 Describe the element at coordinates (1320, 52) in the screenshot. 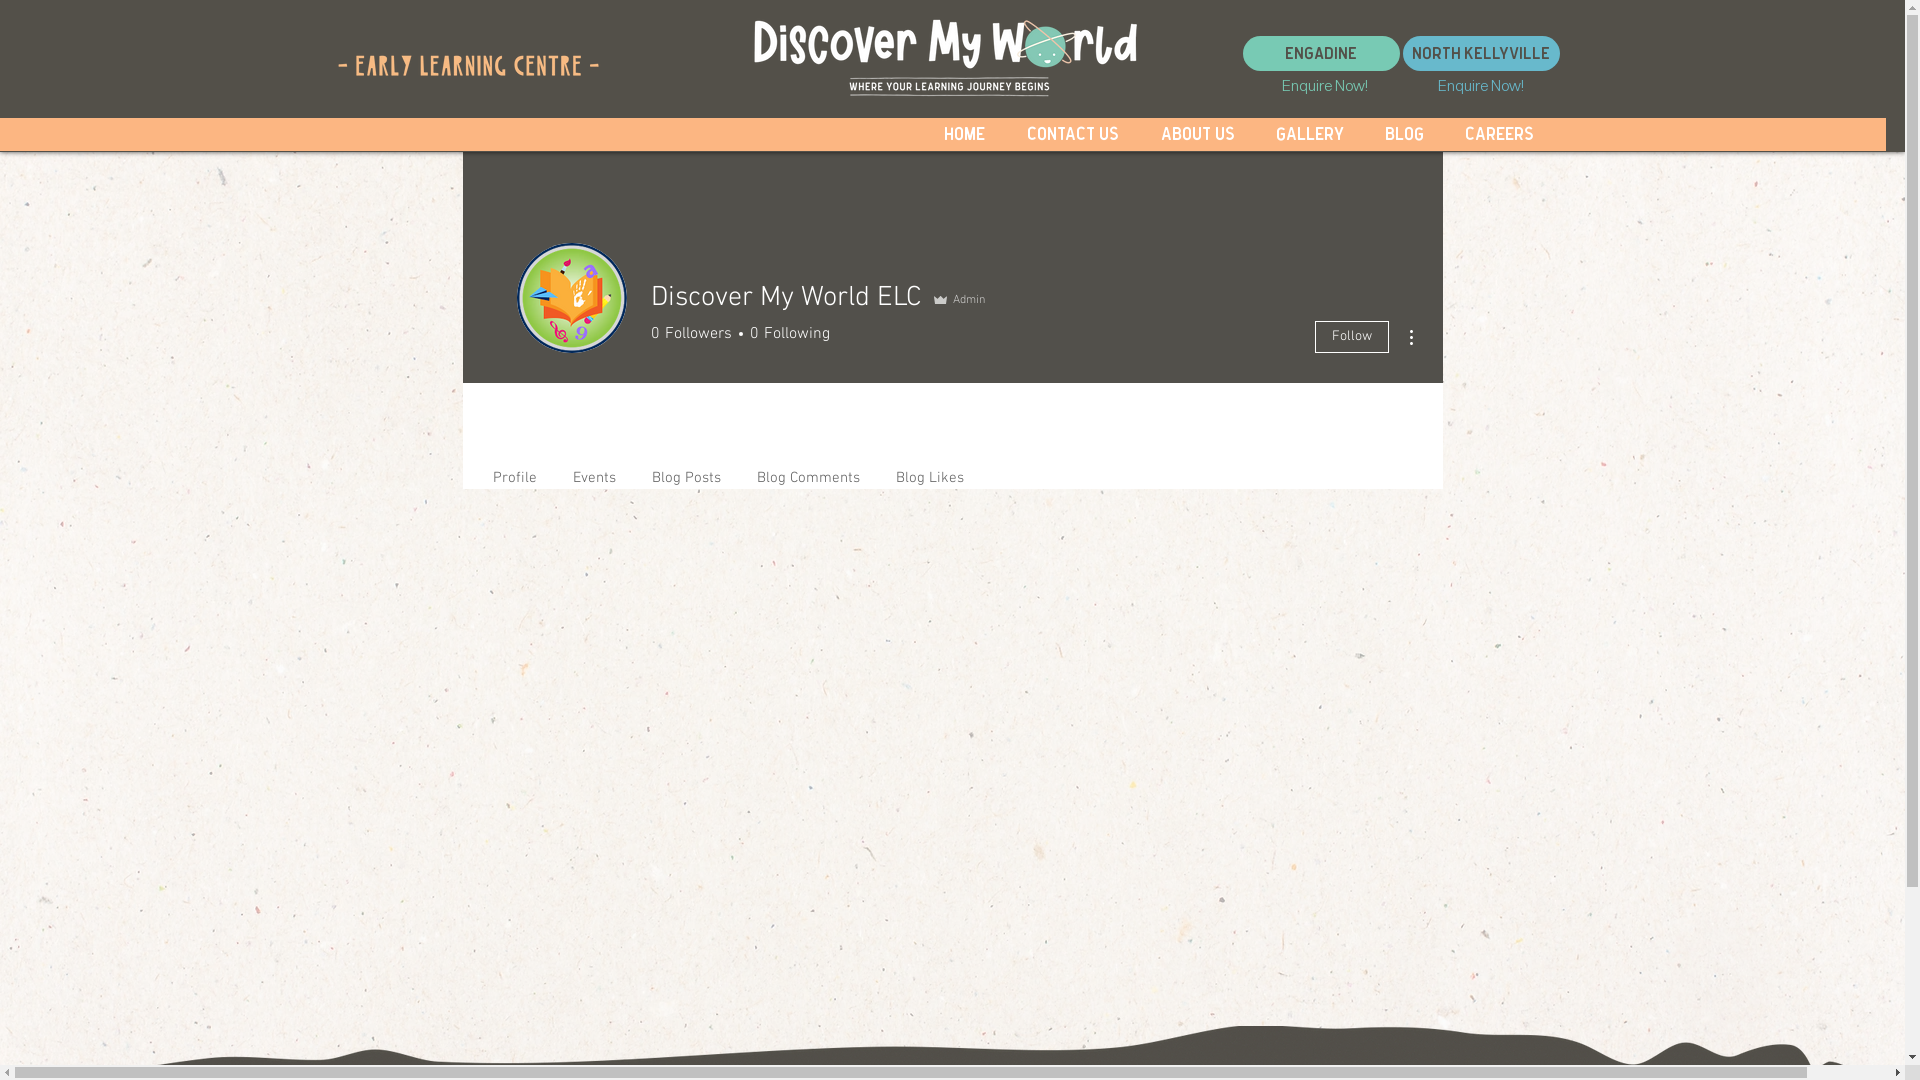

I see `'Engadine'` at that location.